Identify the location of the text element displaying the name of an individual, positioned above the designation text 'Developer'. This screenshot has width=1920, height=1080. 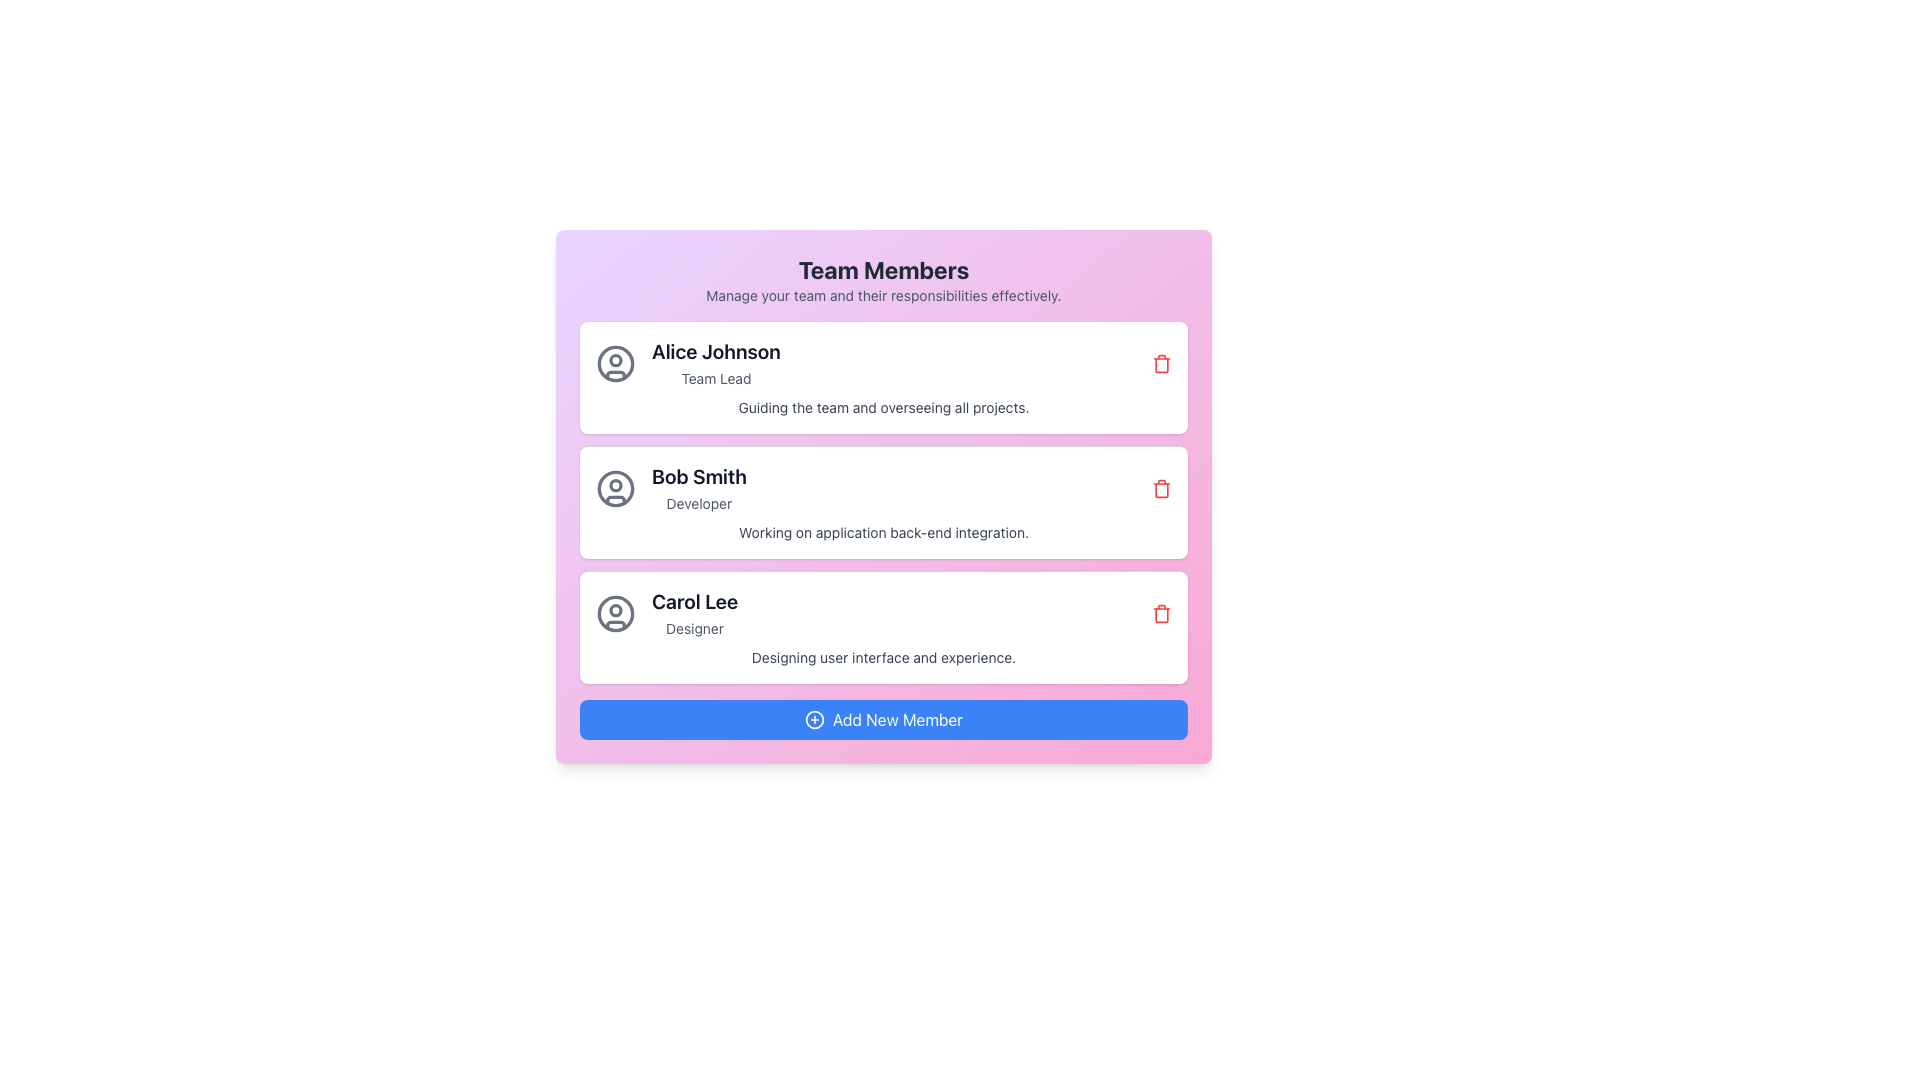
(699, 477).